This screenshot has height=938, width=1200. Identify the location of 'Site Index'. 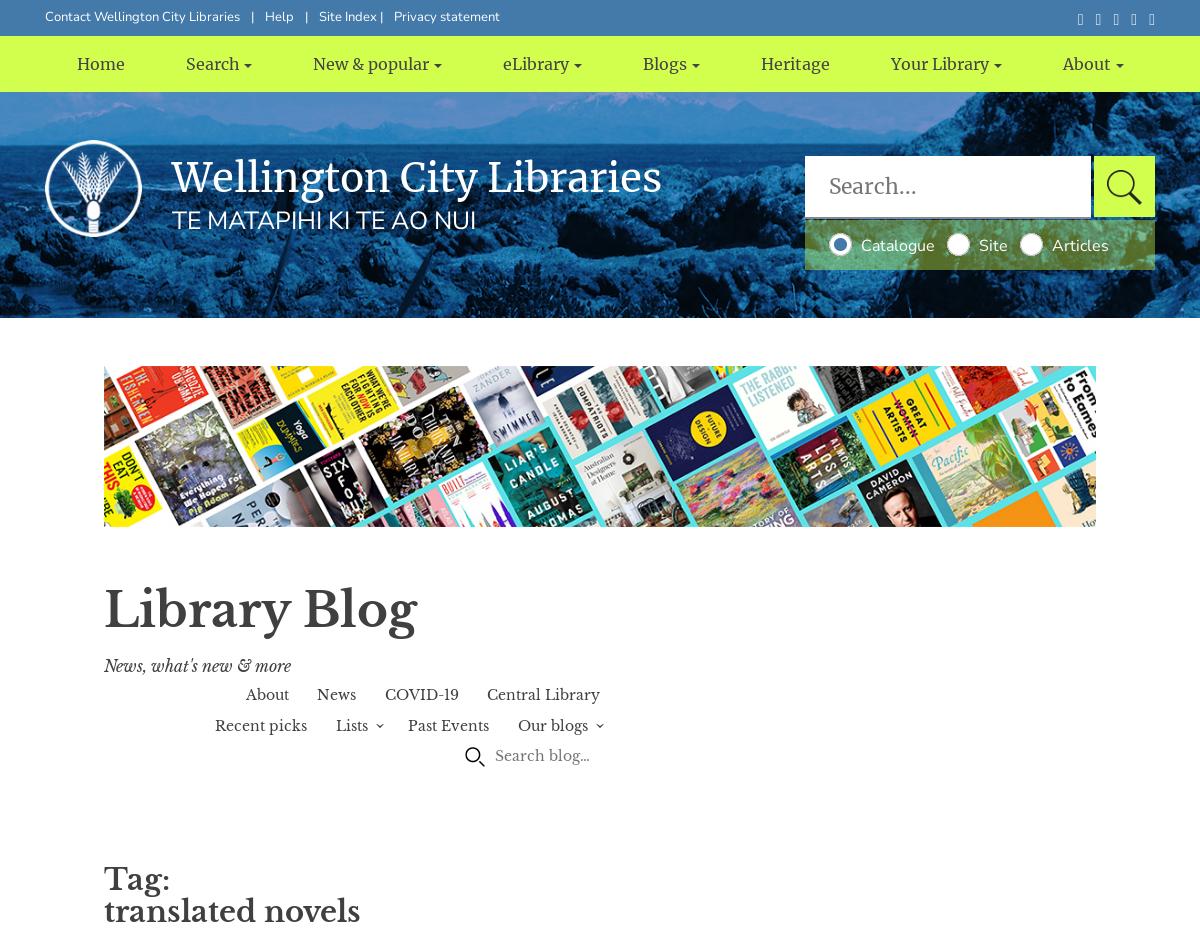
(349, 16).